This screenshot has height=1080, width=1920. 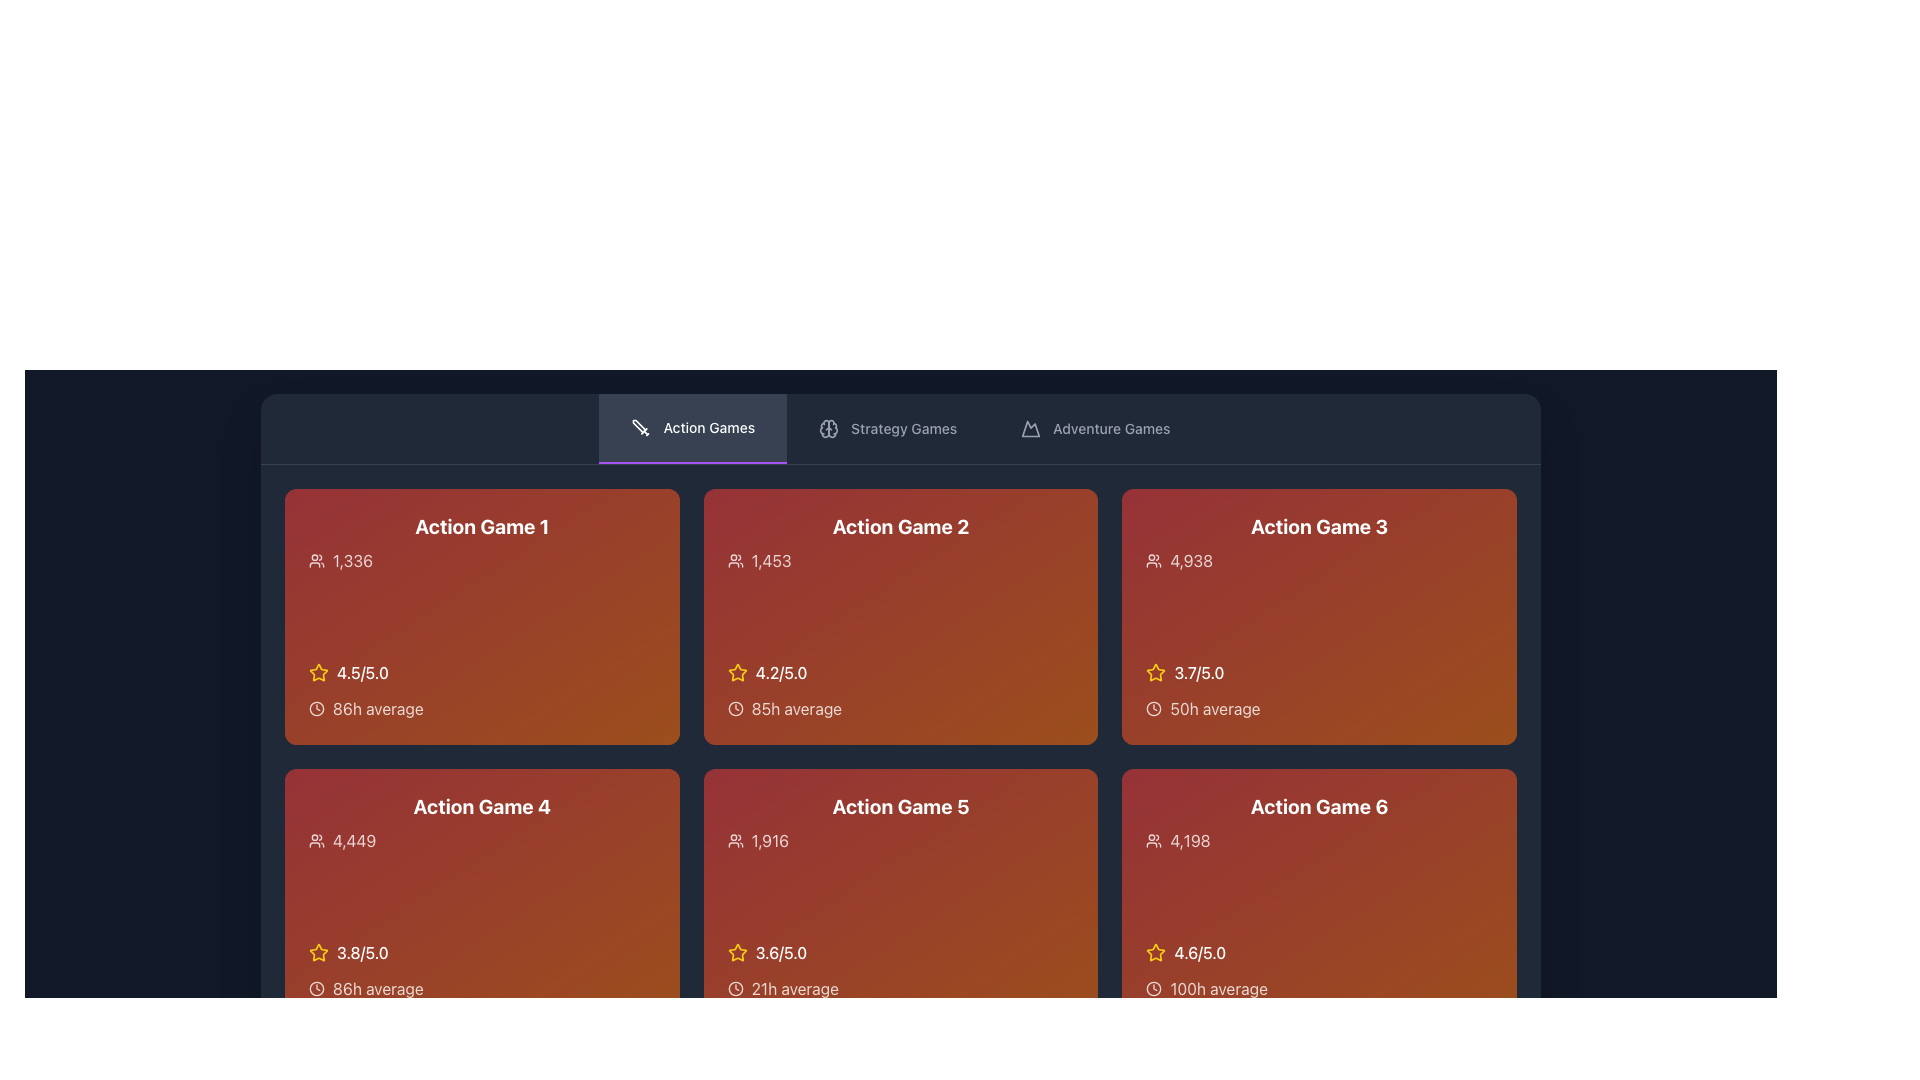 I want to click on average playtime displayed in the information block for 'Action Game 1' which shows '86h average' below the star rating '4.5/5.0', so click(x=482, y=689).